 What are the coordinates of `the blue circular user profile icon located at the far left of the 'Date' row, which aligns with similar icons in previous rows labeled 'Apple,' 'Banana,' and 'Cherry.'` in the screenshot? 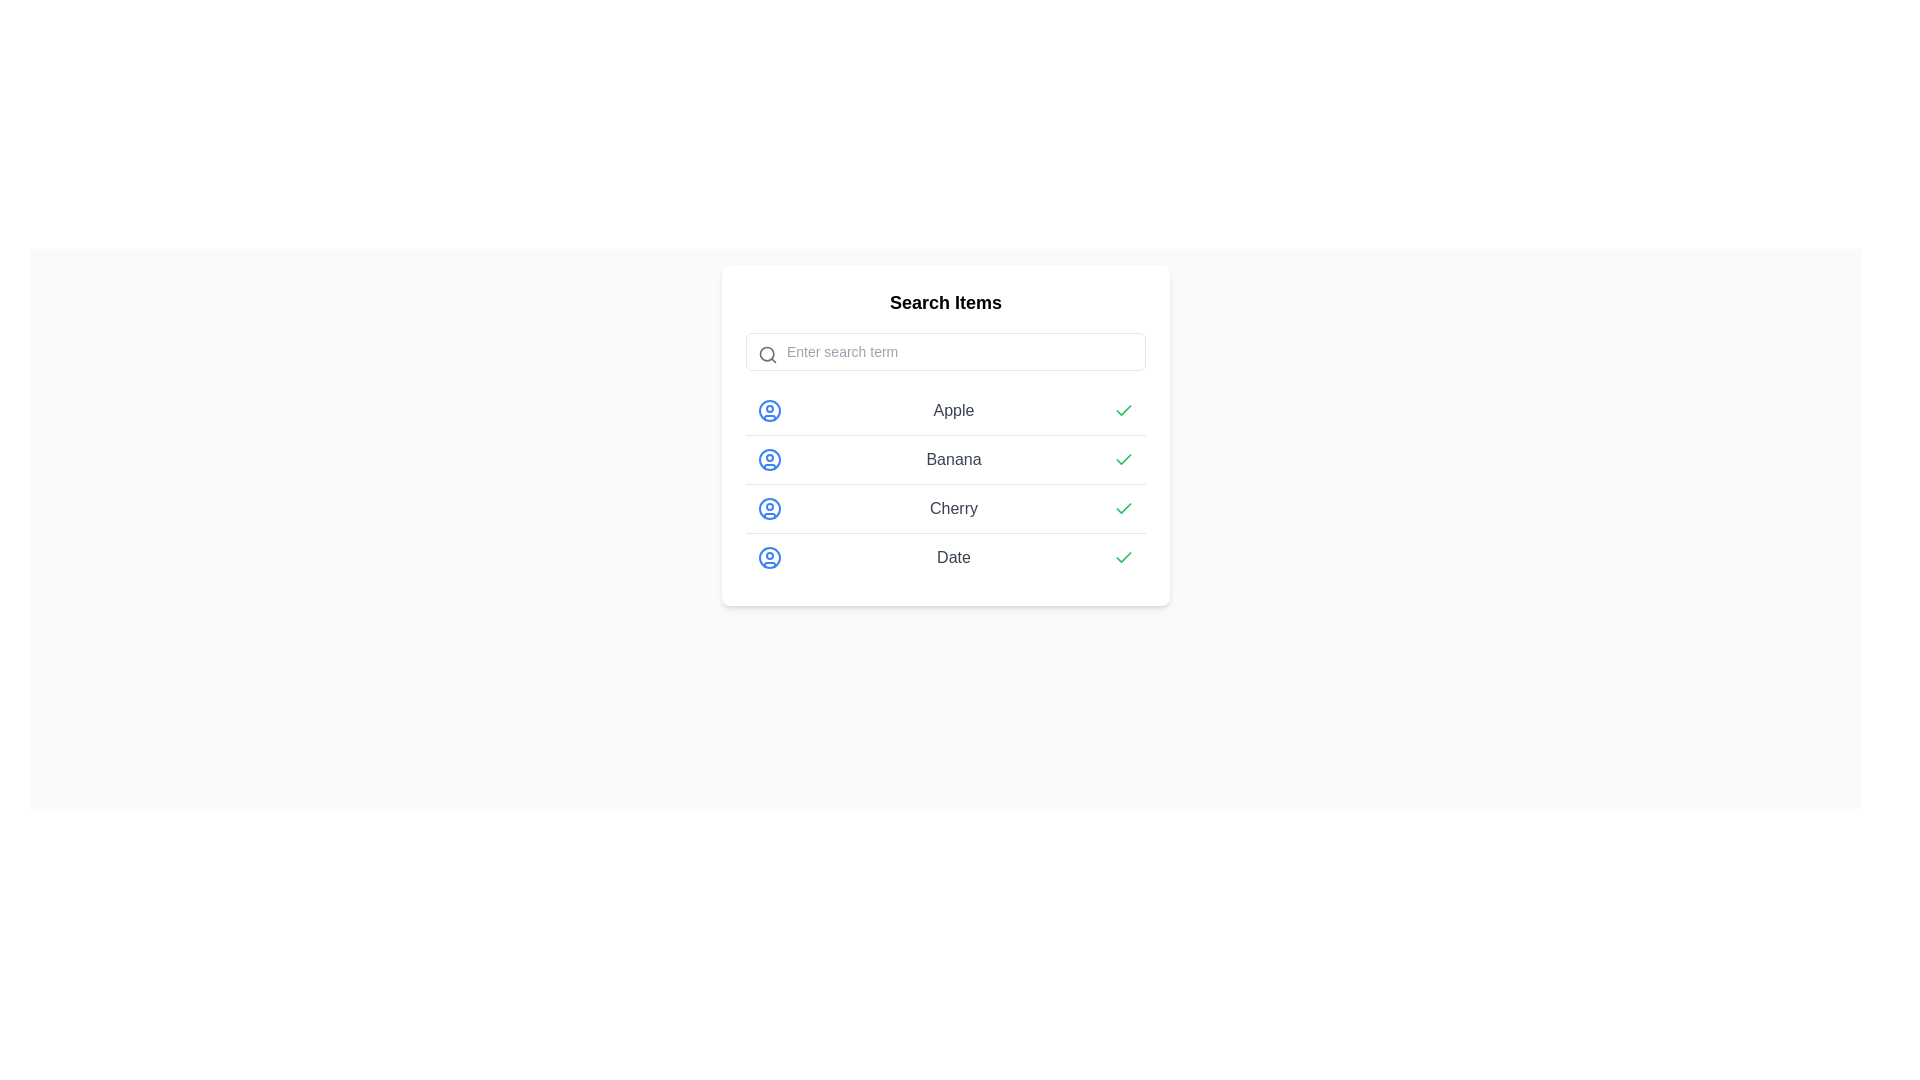 It's located at (768, 558).